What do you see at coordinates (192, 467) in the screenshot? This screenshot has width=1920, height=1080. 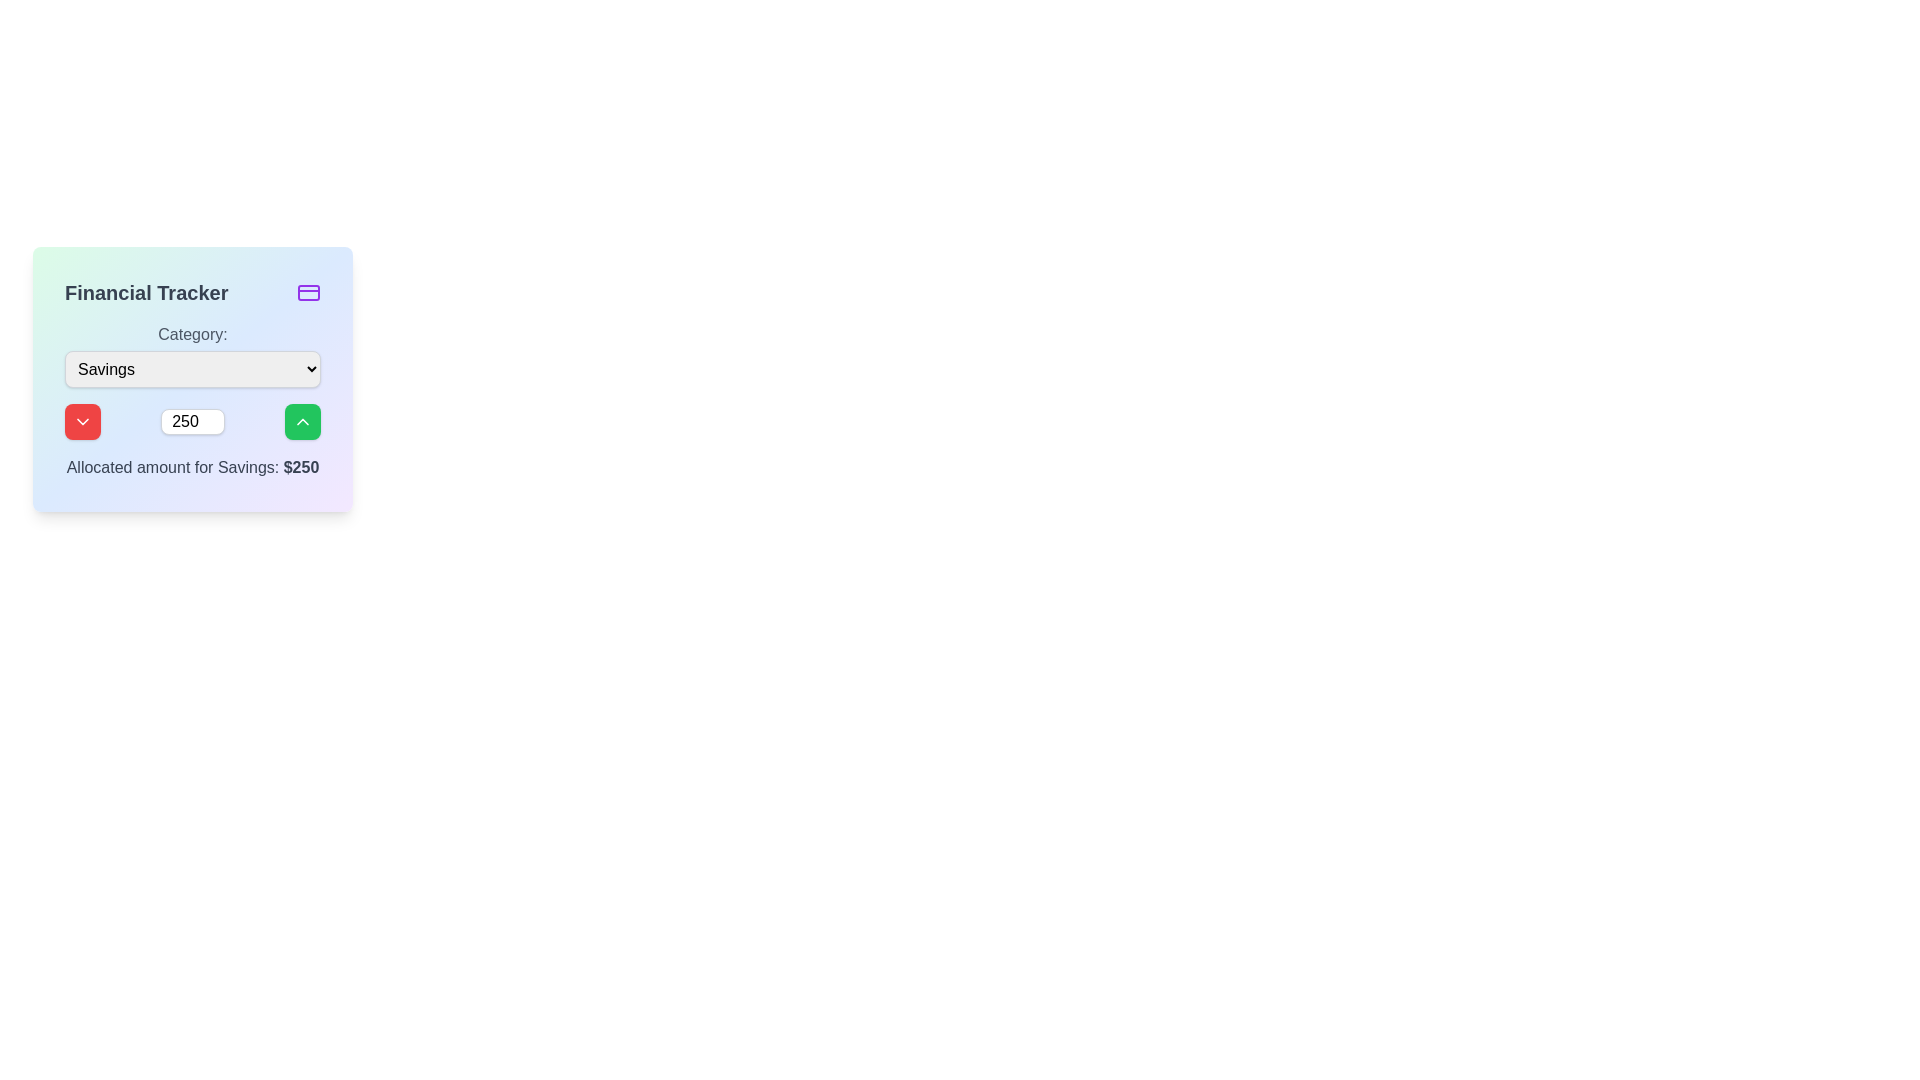 I see `the Text label displaying information about the allocated amount for savings, located at the bottom of the card in the financial tracking app` at bounding box center [192, 467].